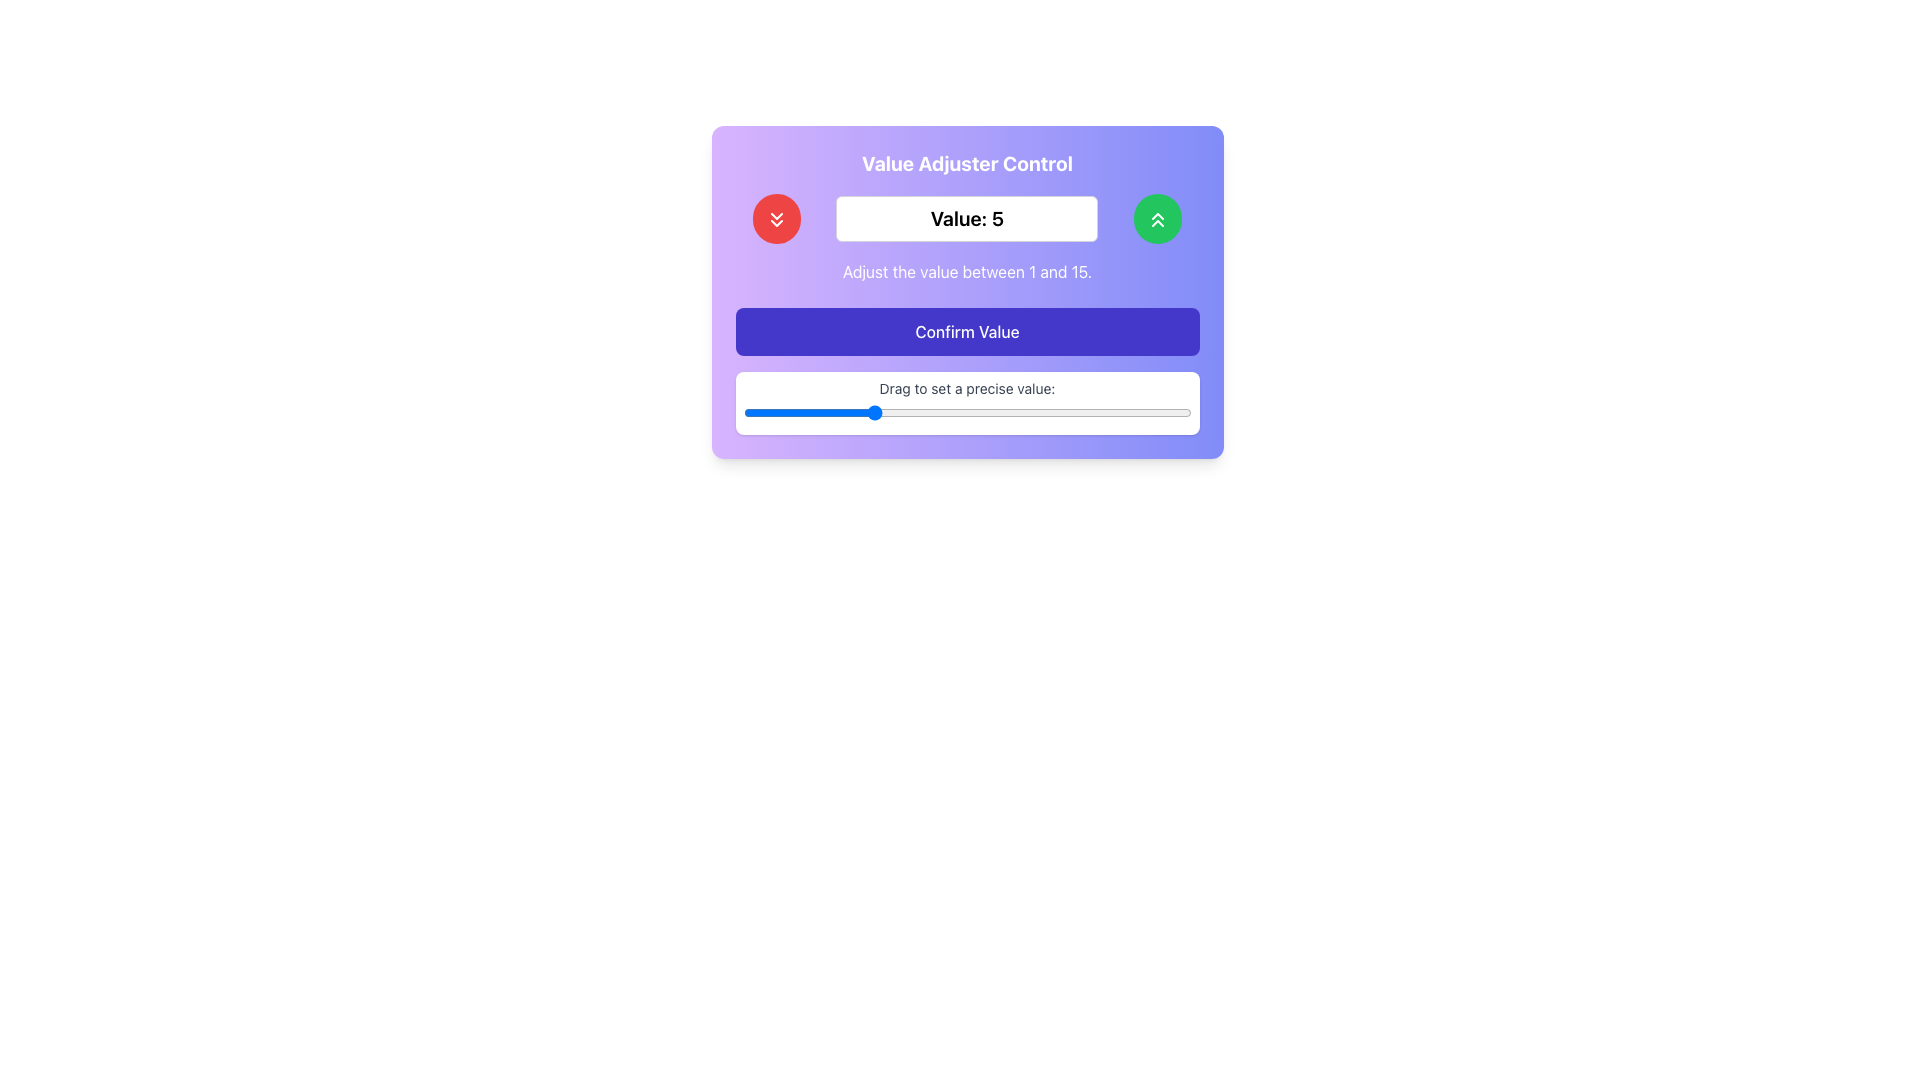 The image size is (1920, 1080). I want to click on the centrally positioned Text Input Field, so click(967, 218).